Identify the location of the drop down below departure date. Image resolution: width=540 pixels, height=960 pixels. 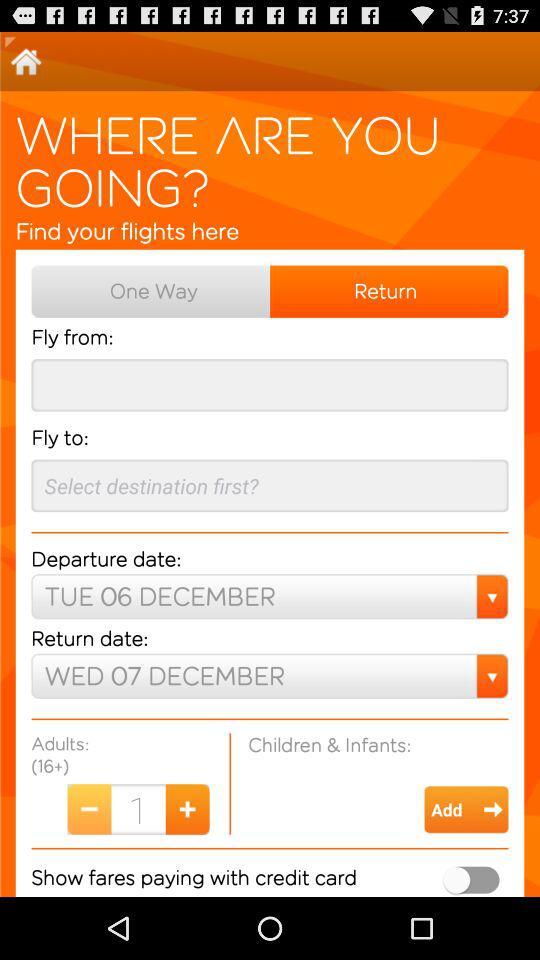
(270, 596).